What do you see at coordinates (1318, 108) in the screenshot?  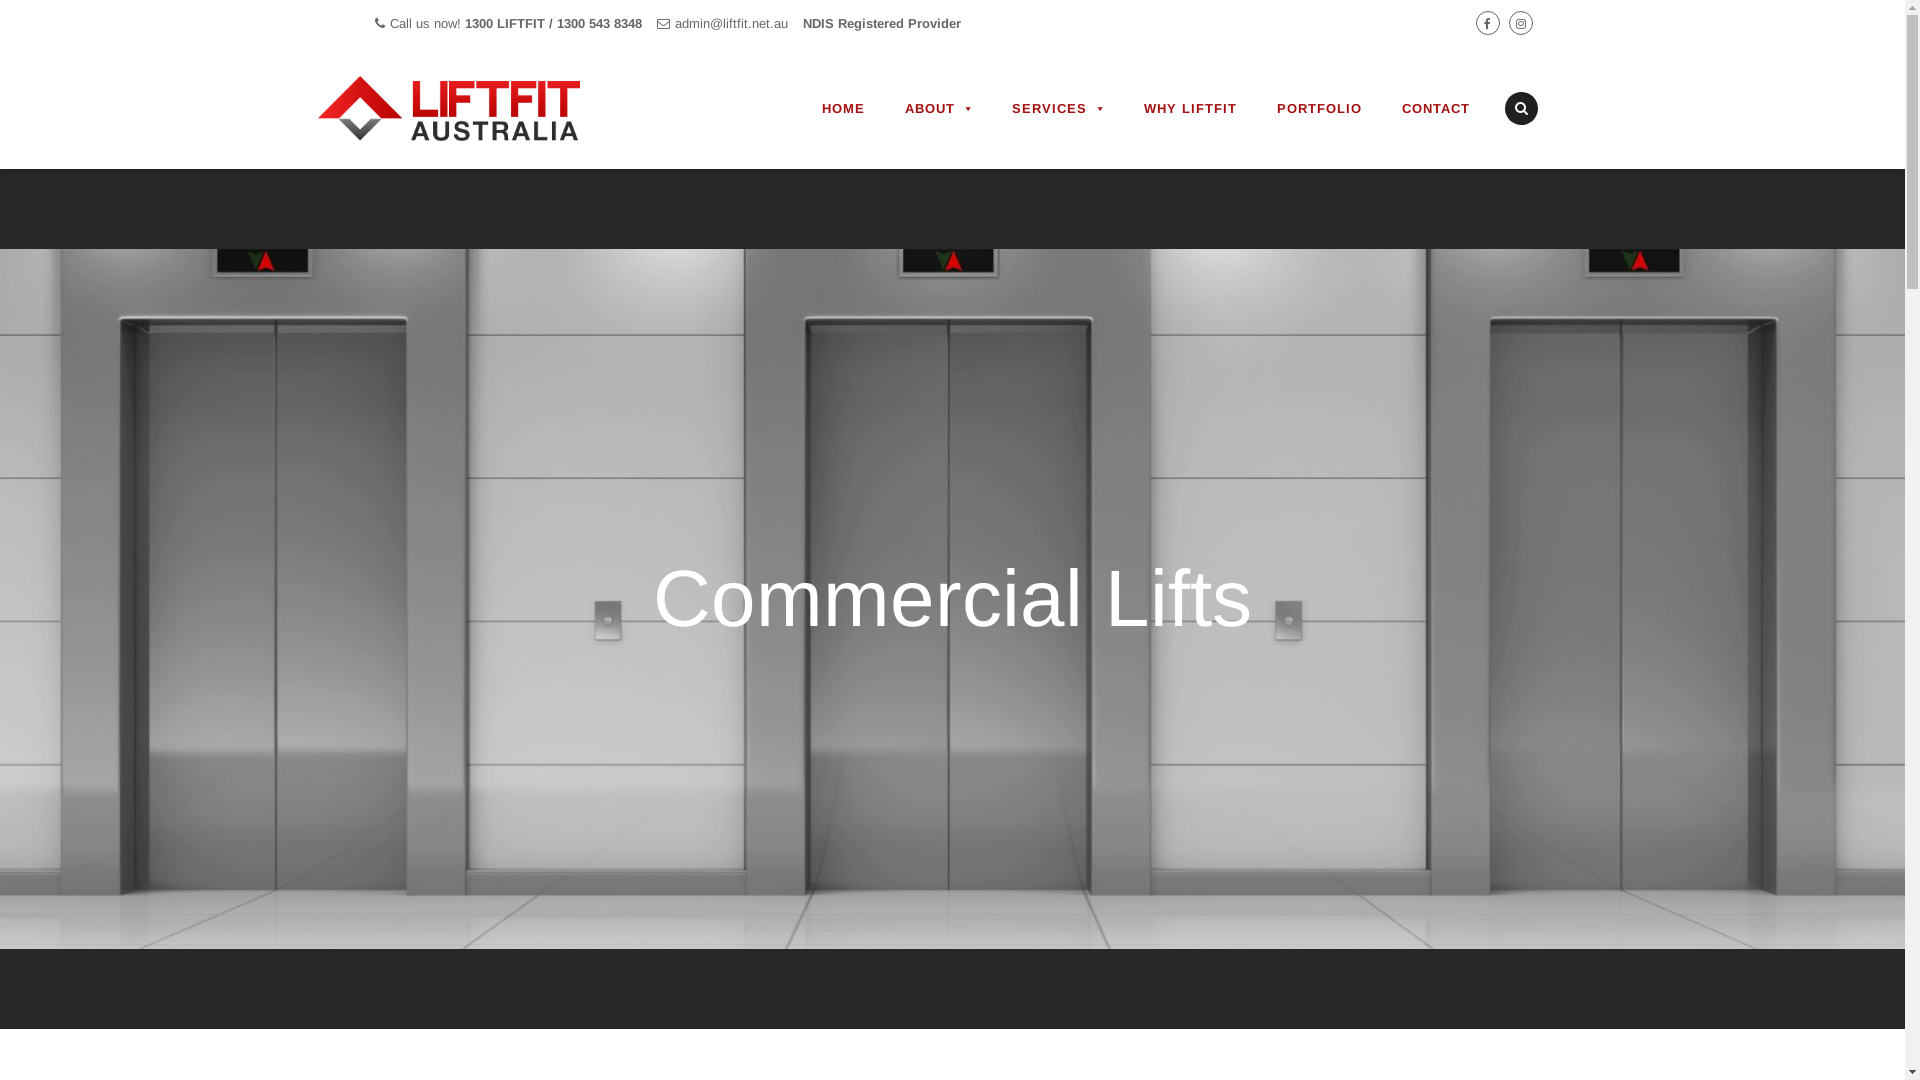 I see `'PORTFOLIO'` at bounding box center [1318, 108].